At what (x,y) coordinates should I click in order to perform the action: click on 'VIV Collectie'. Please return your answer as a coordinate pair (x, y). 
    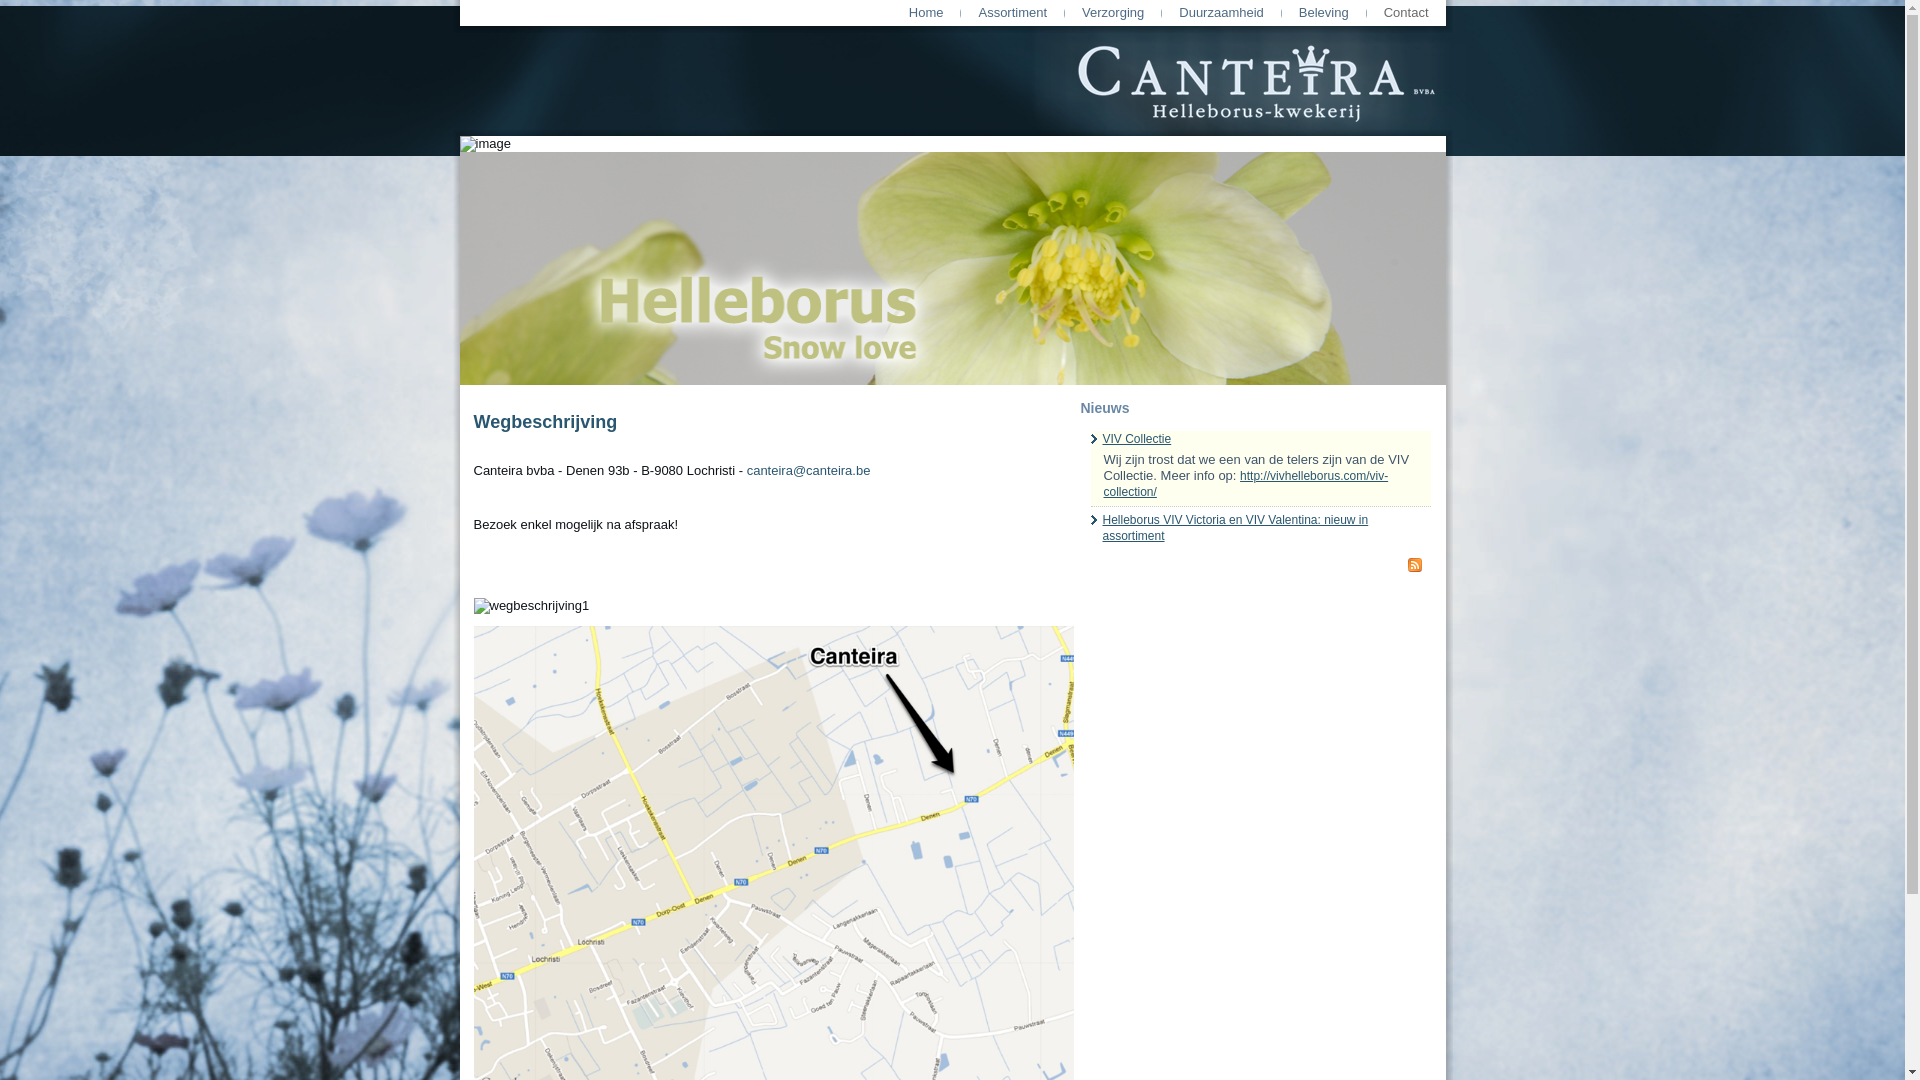
    Looking at the image, I should click on (1136, 438).